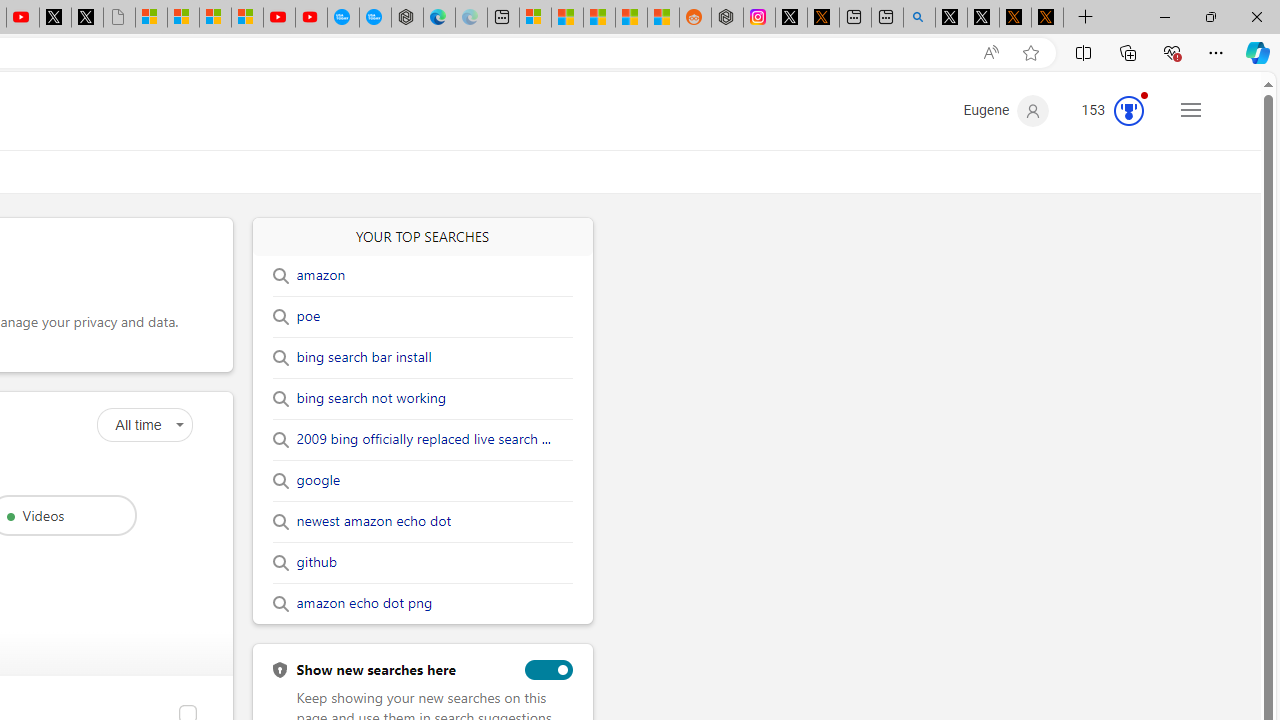  What do you see at coordinates (1128, 51) in the screenshot?
I see `'Collections'` at bounding box center [1128, 51].